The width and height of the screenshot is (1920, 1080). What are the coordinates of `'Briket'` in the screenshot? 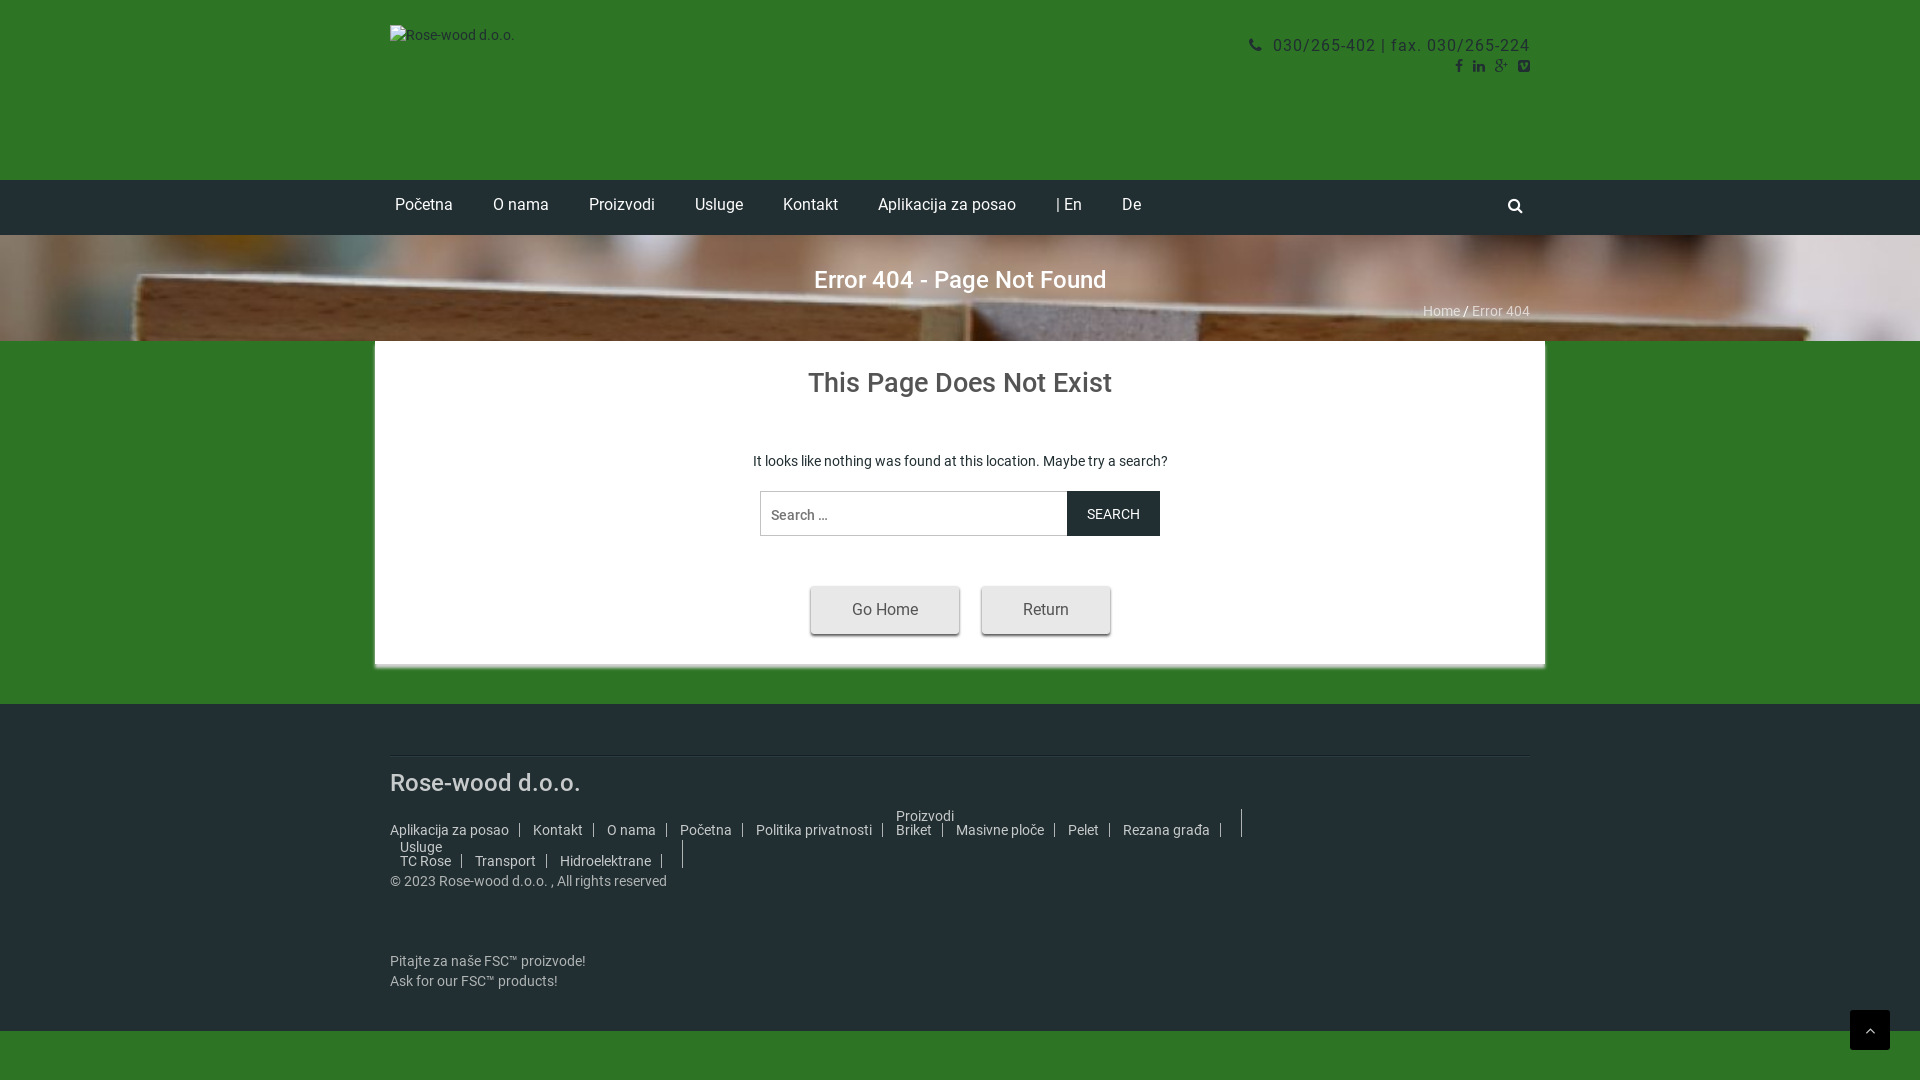 It's located at (912, 829).